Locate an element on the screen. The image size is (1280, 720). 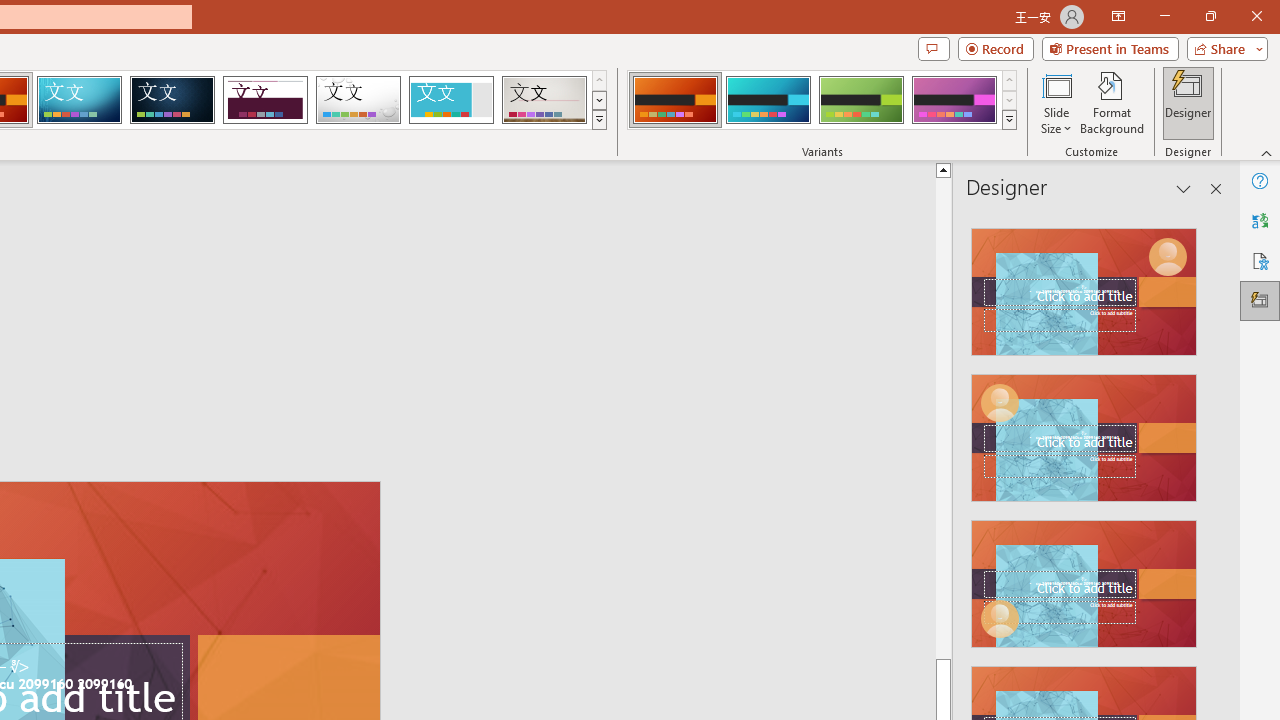
'Circuit' is located at coordinates (79, 100).